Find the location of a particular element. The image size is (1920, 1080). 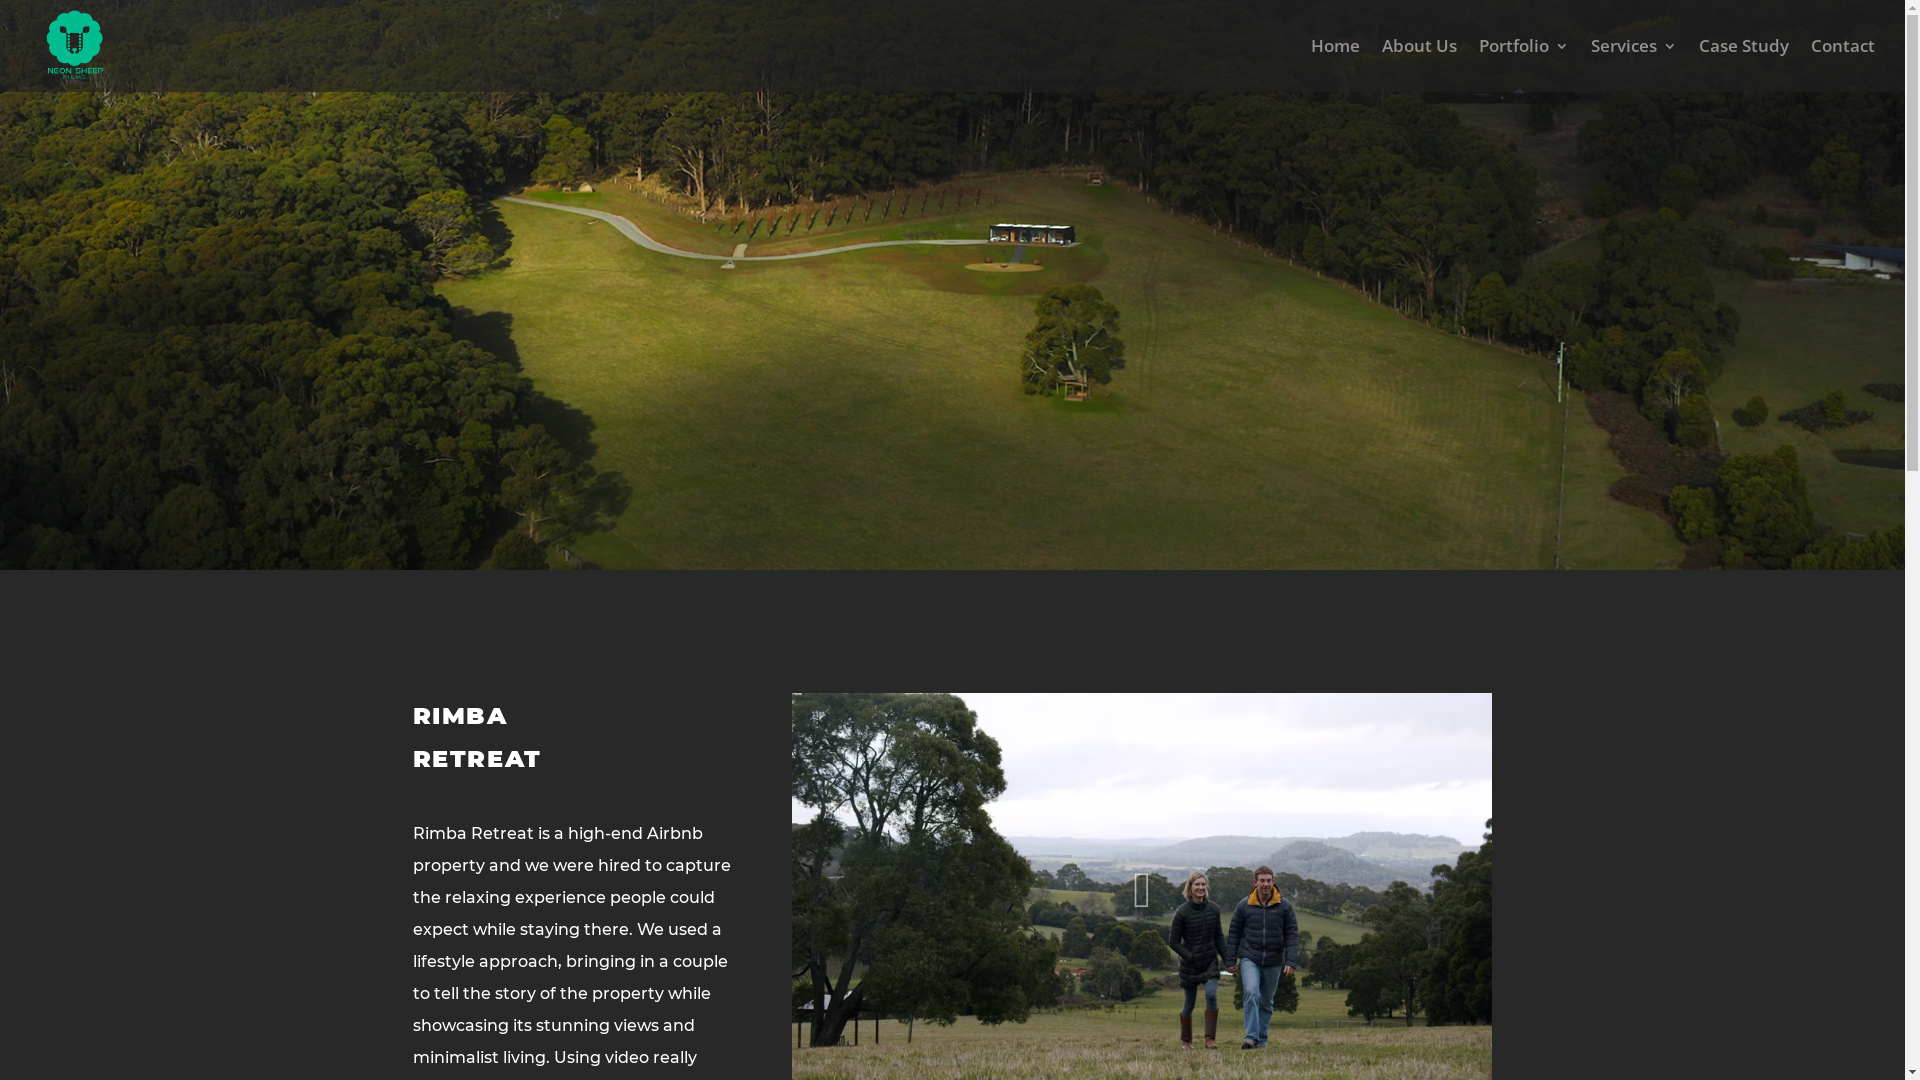

'Home' is located at coordinates (1335, 64).